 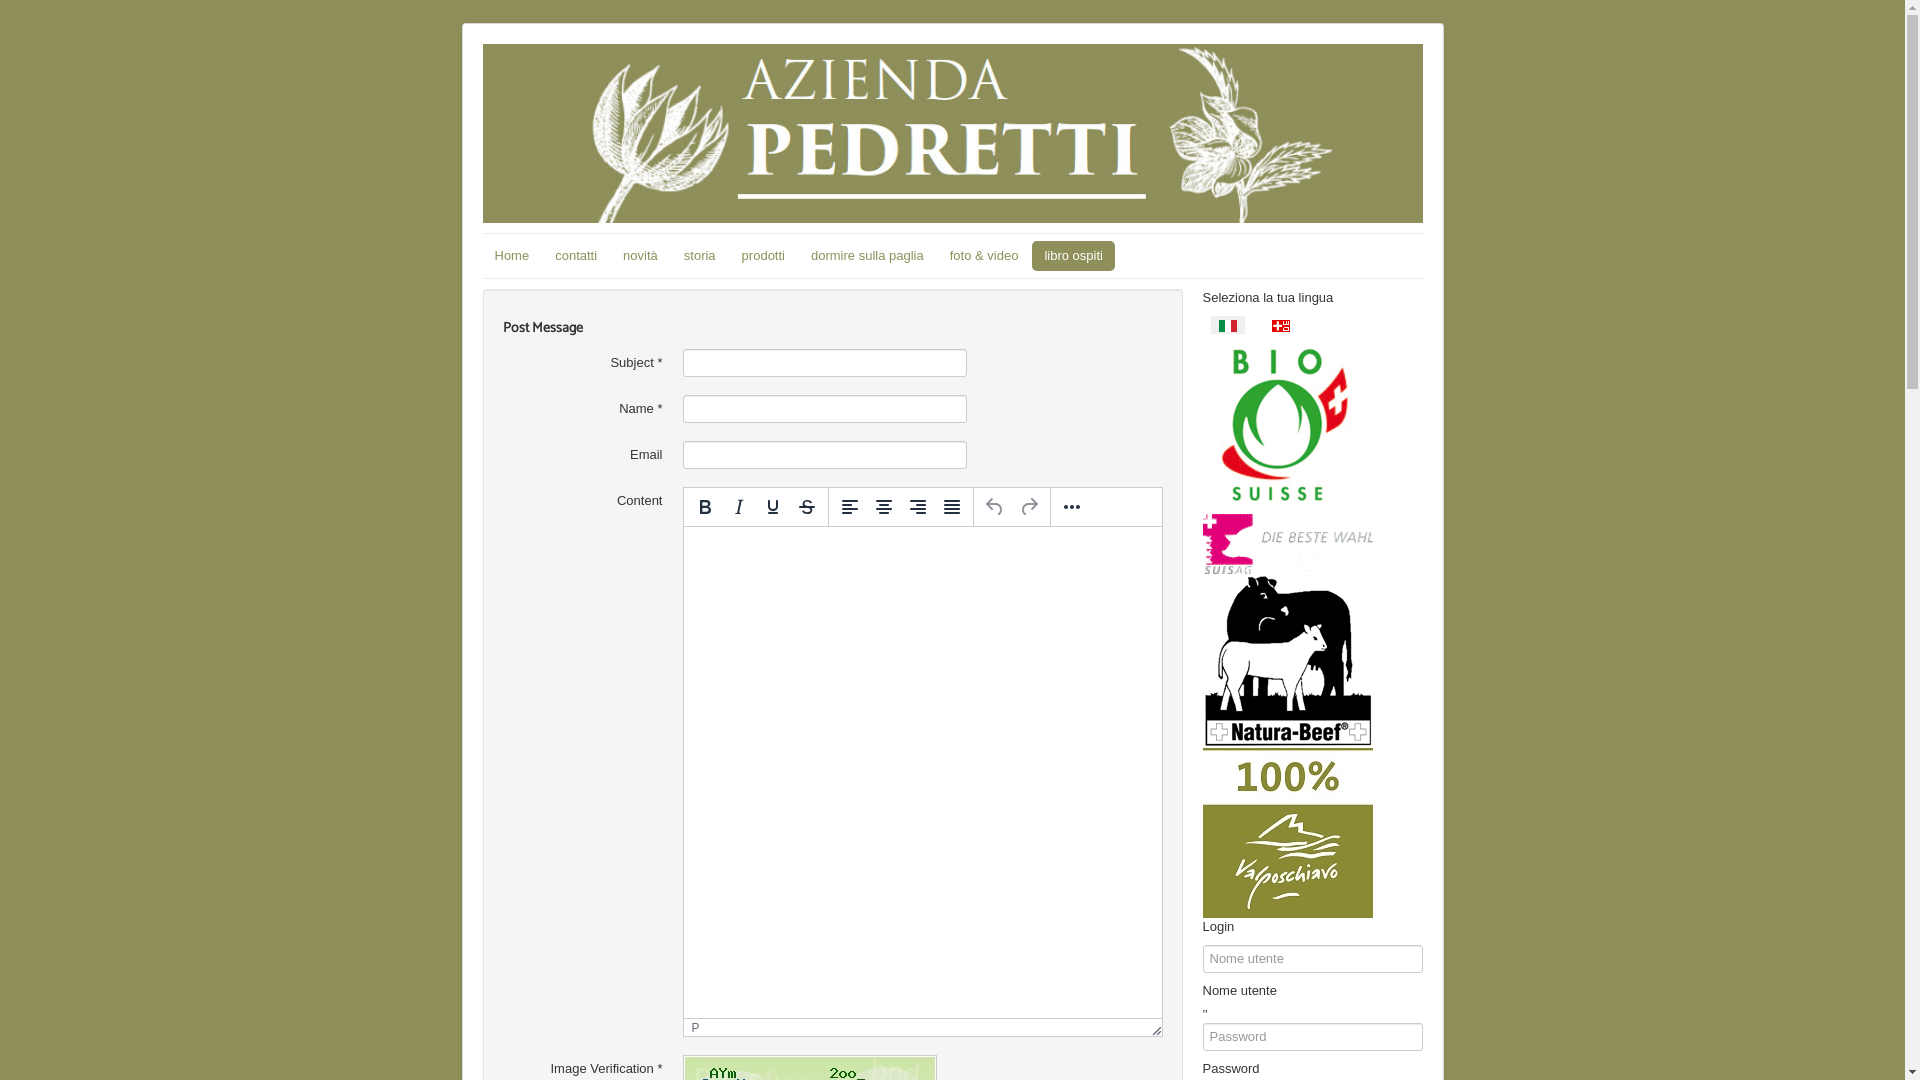 What do you see at coordinates (1281, 325) in the screenshot?
I see `'Deutsch (Deutschland)'` at bounding box center [1281, 325].